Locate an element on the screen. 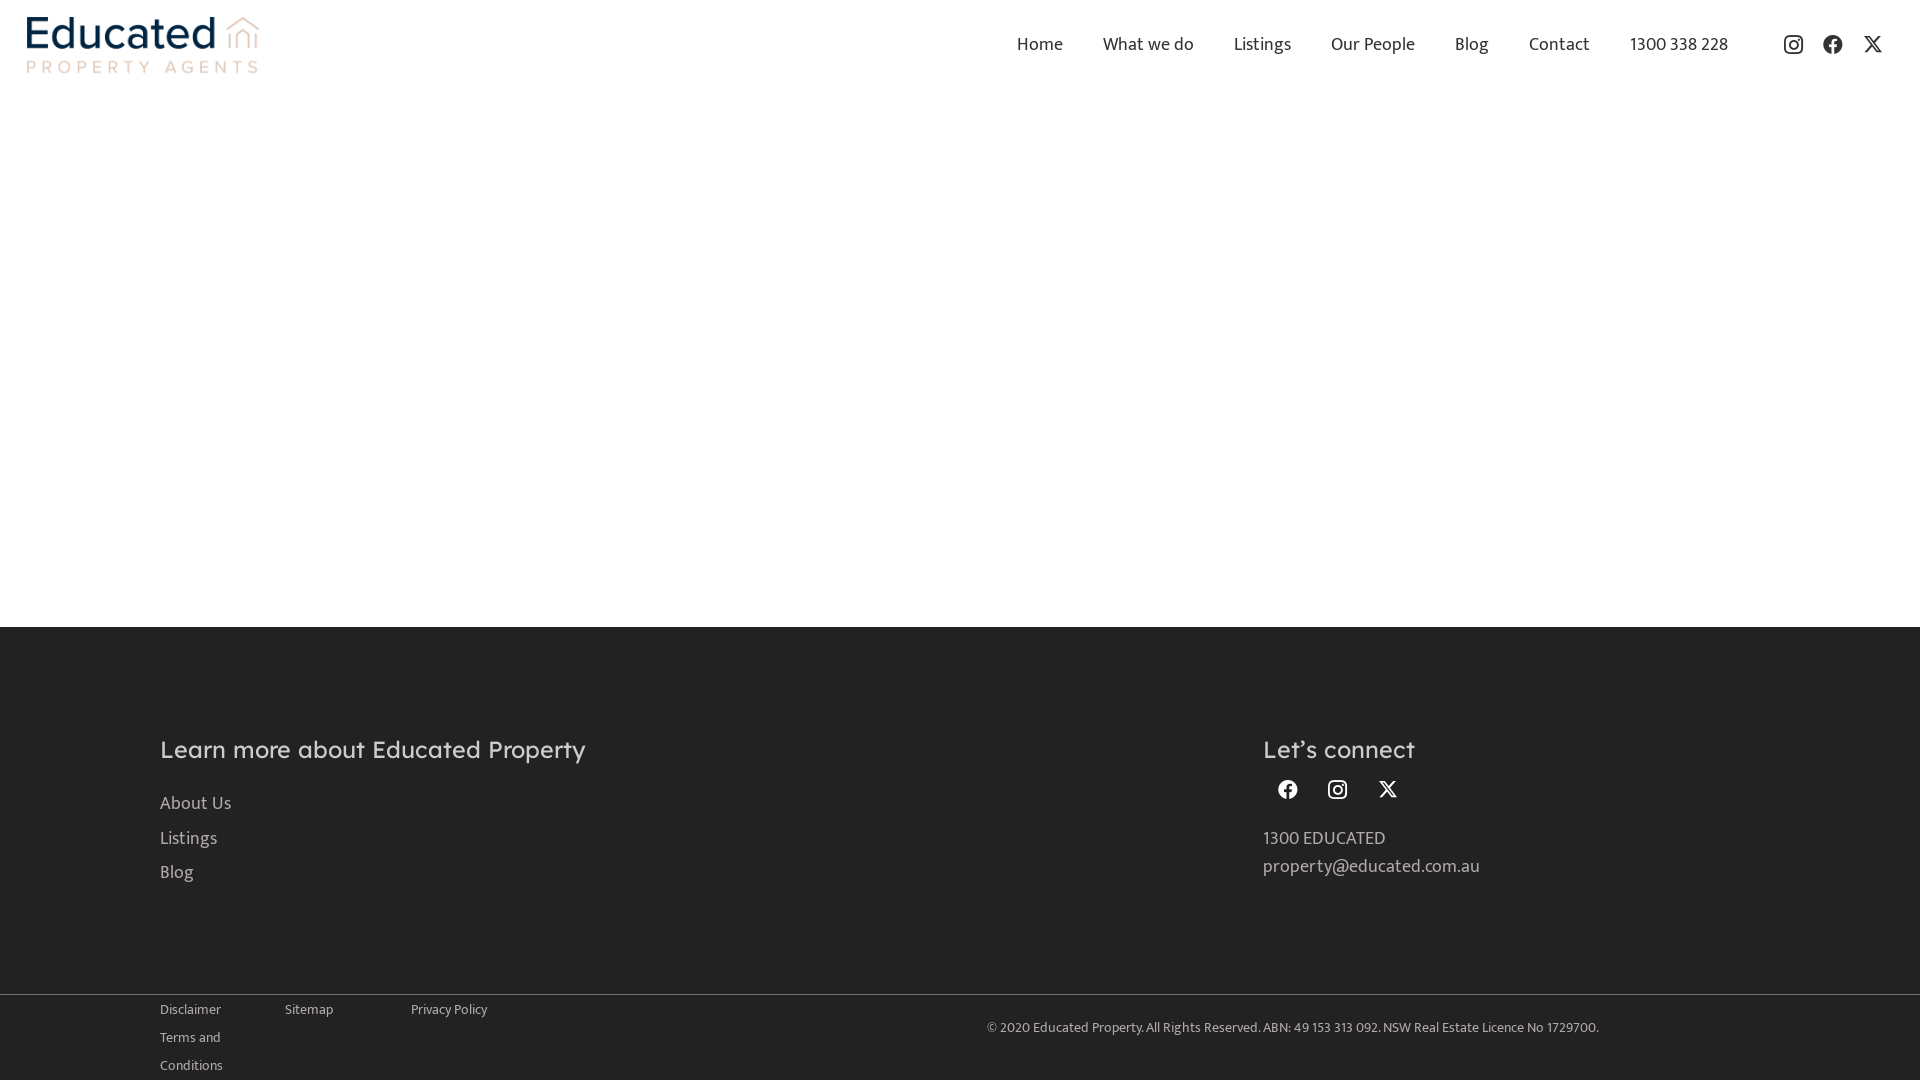 This screenshot has width=1920, height=1080. 'Contact' is located at coordinates (1558, 45).